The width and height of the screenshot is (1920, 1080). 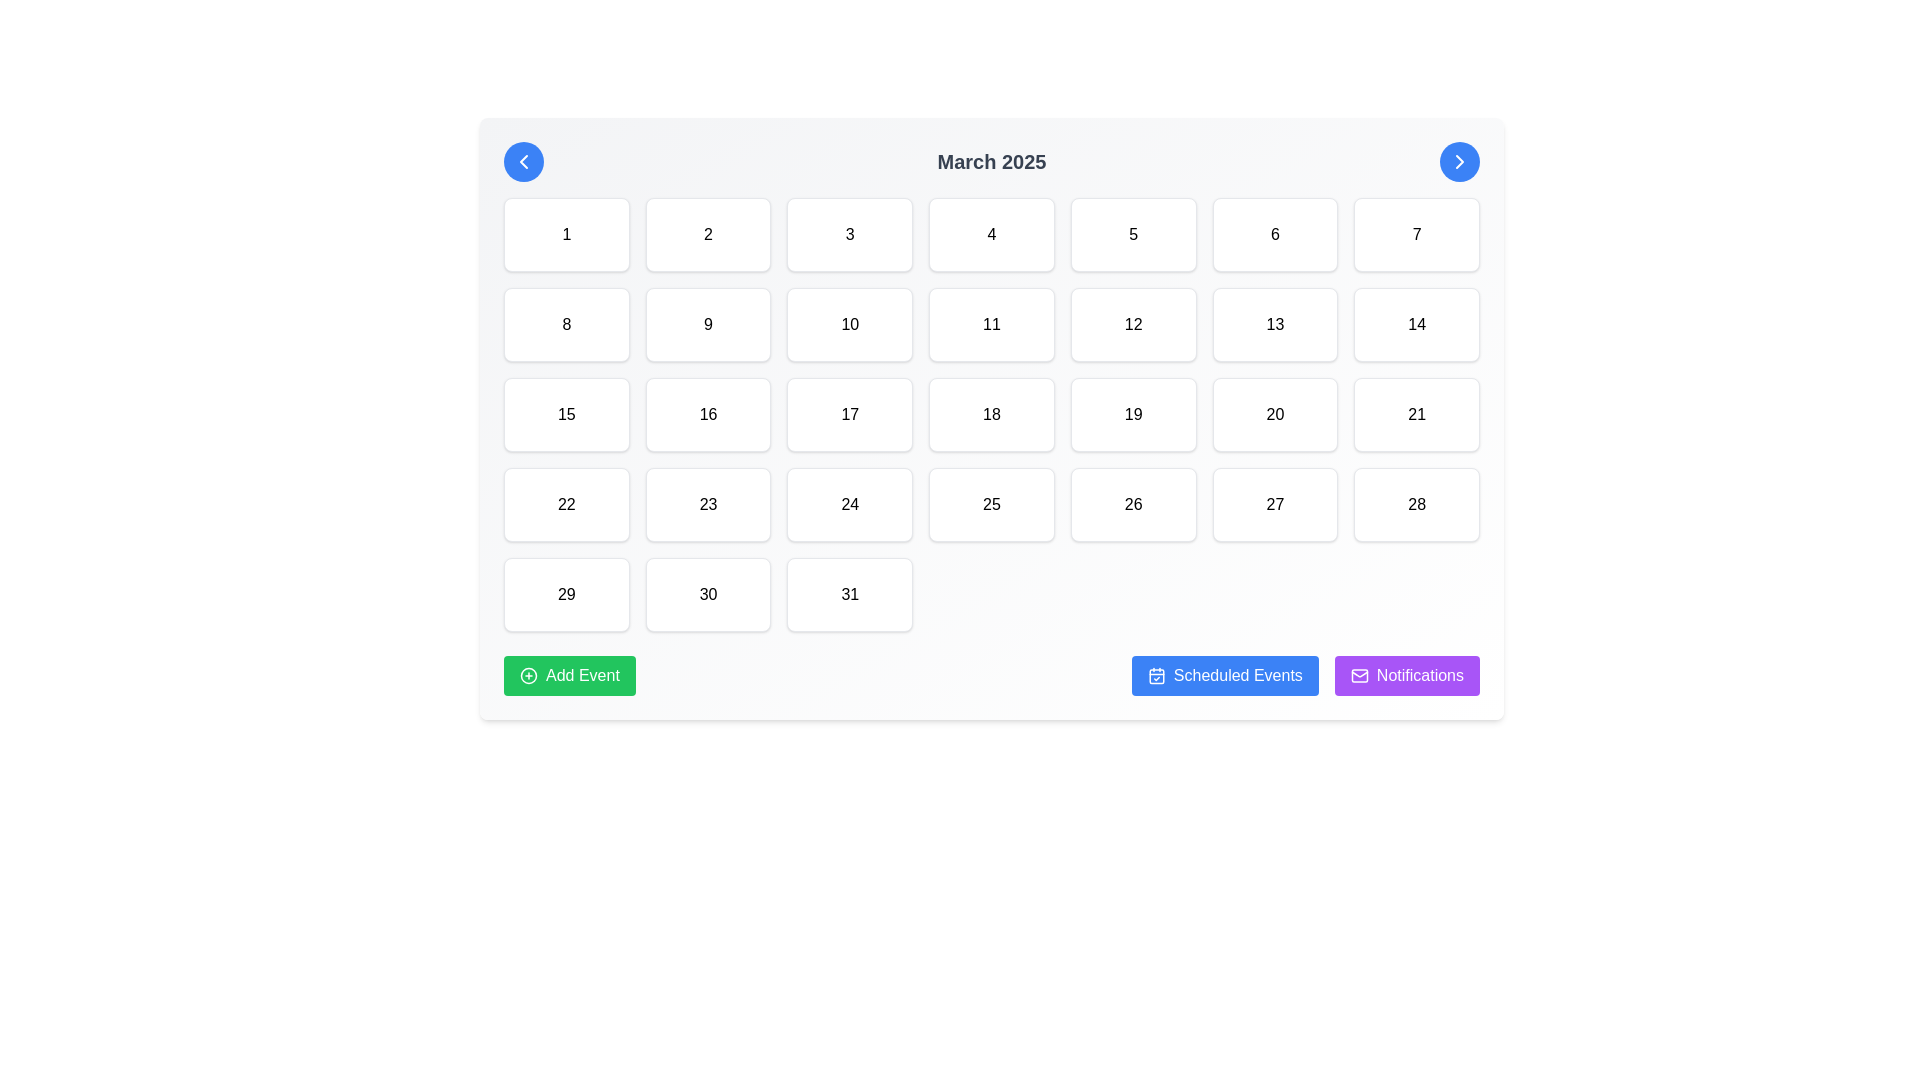 What do you see at coordinates (565, 504) in the screenshot?
I see `on the calendar day card displaying the number '22', which is located in the first column of the fourth row in a grid layout` at bounding box center [565, 504].